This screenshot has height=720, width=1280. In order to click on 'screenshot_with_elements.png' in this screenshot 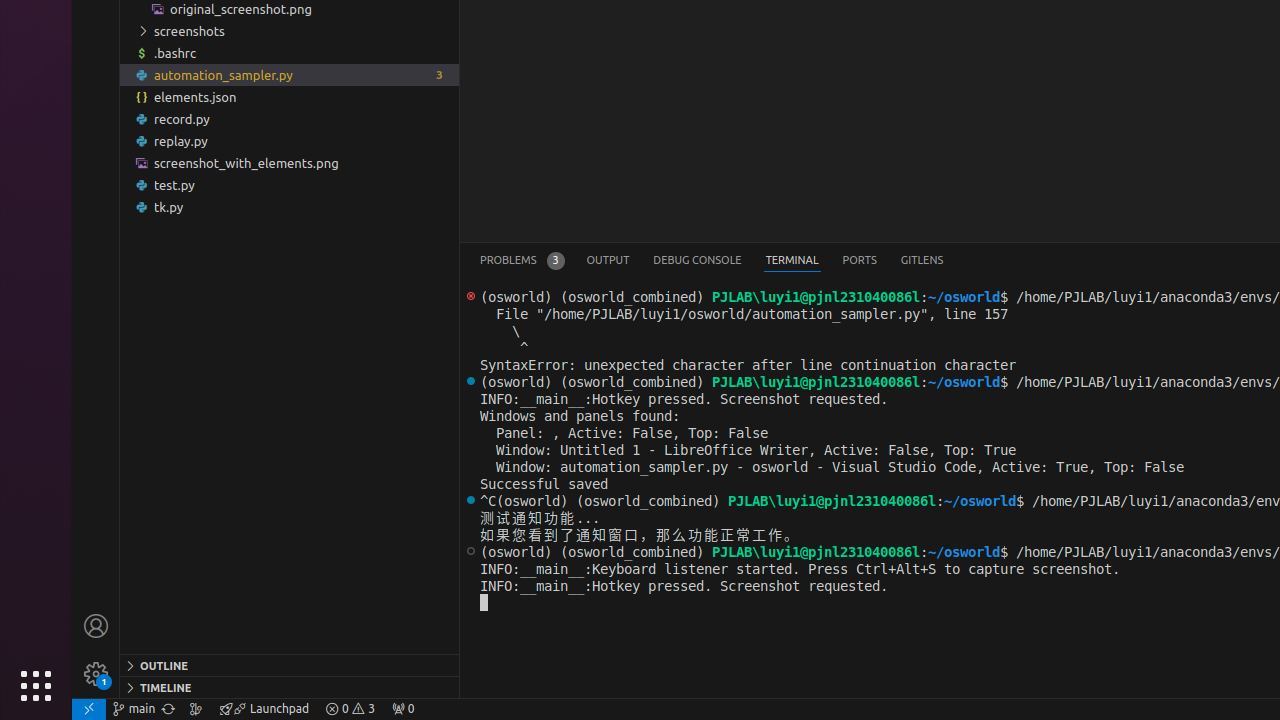, I will do `click(288, 162)`.